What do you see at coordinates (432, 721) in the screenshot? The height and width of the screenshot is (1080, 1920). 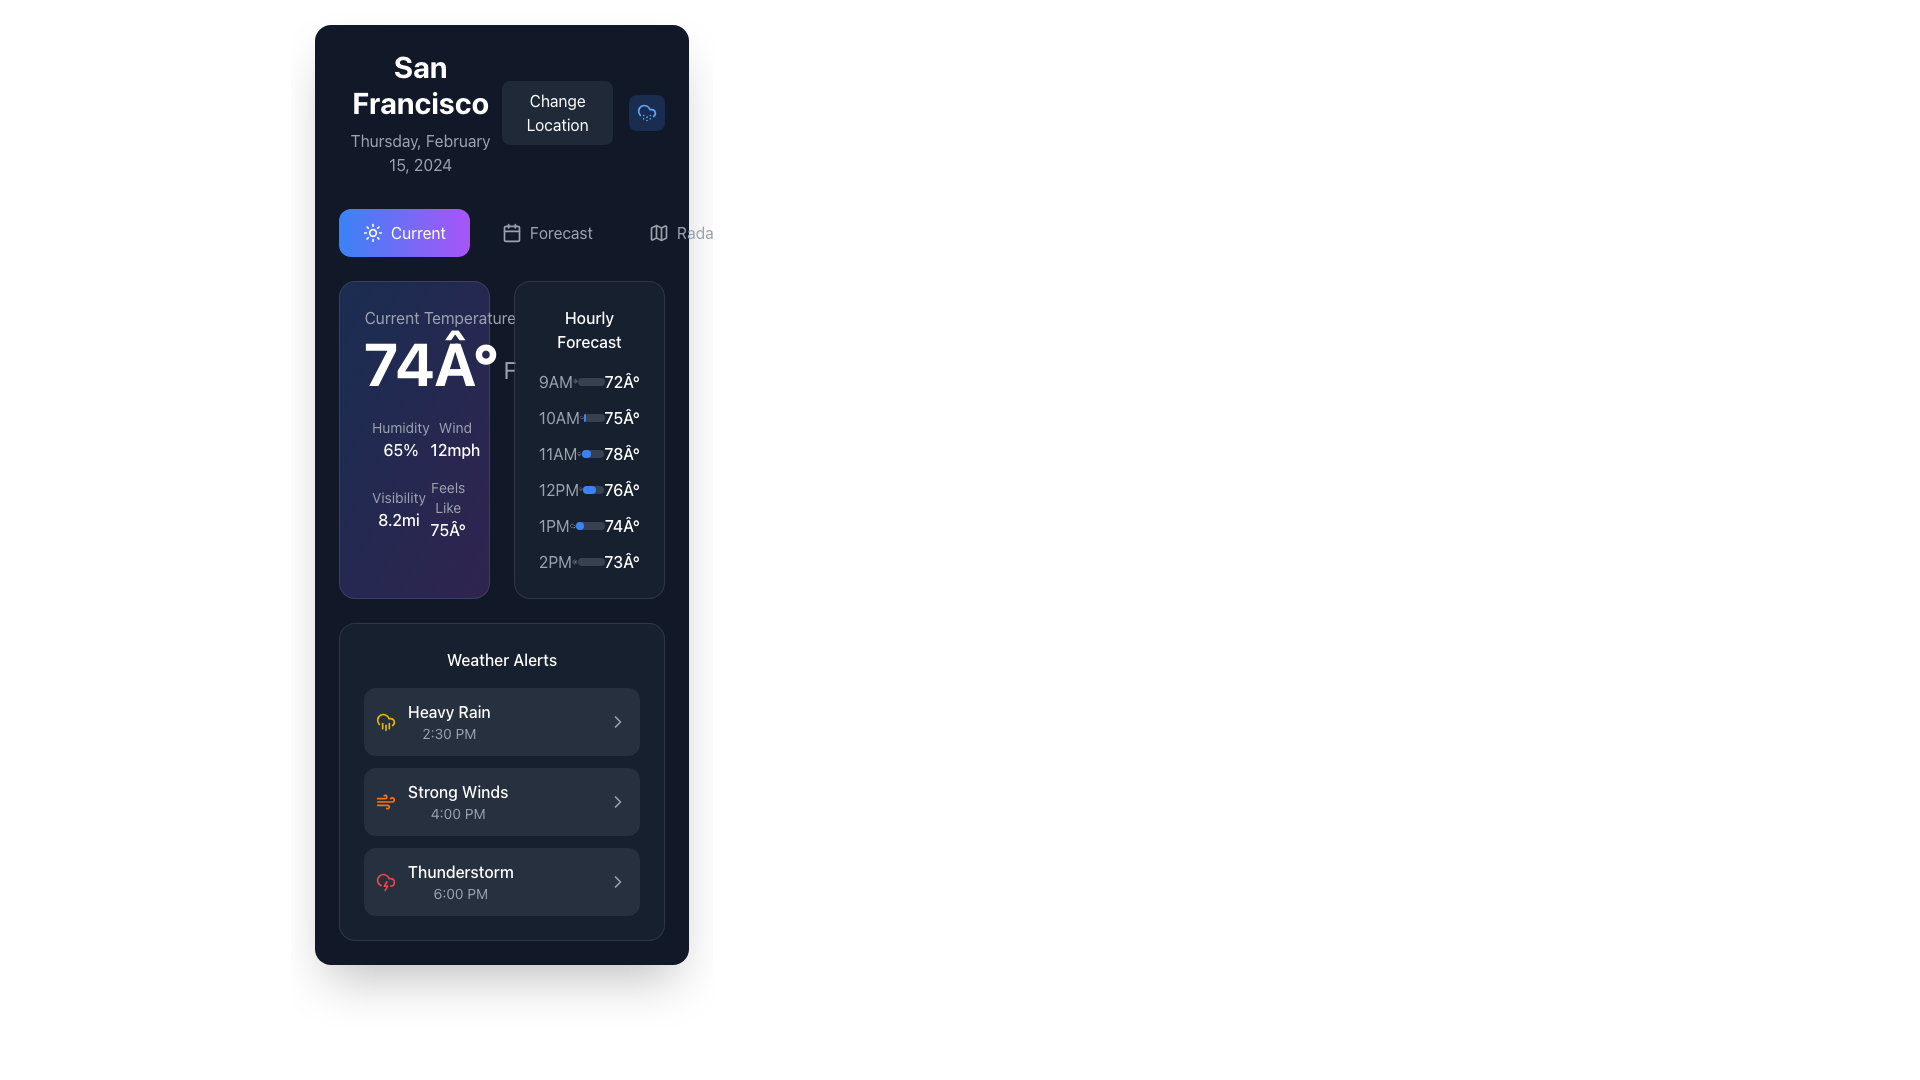 I see `information displayed in the Weather alert group, which includes a yellow cloud with rain icon and the text 'Heavy Rain' and '2:30 PM'` at bounding box center [432, 721].